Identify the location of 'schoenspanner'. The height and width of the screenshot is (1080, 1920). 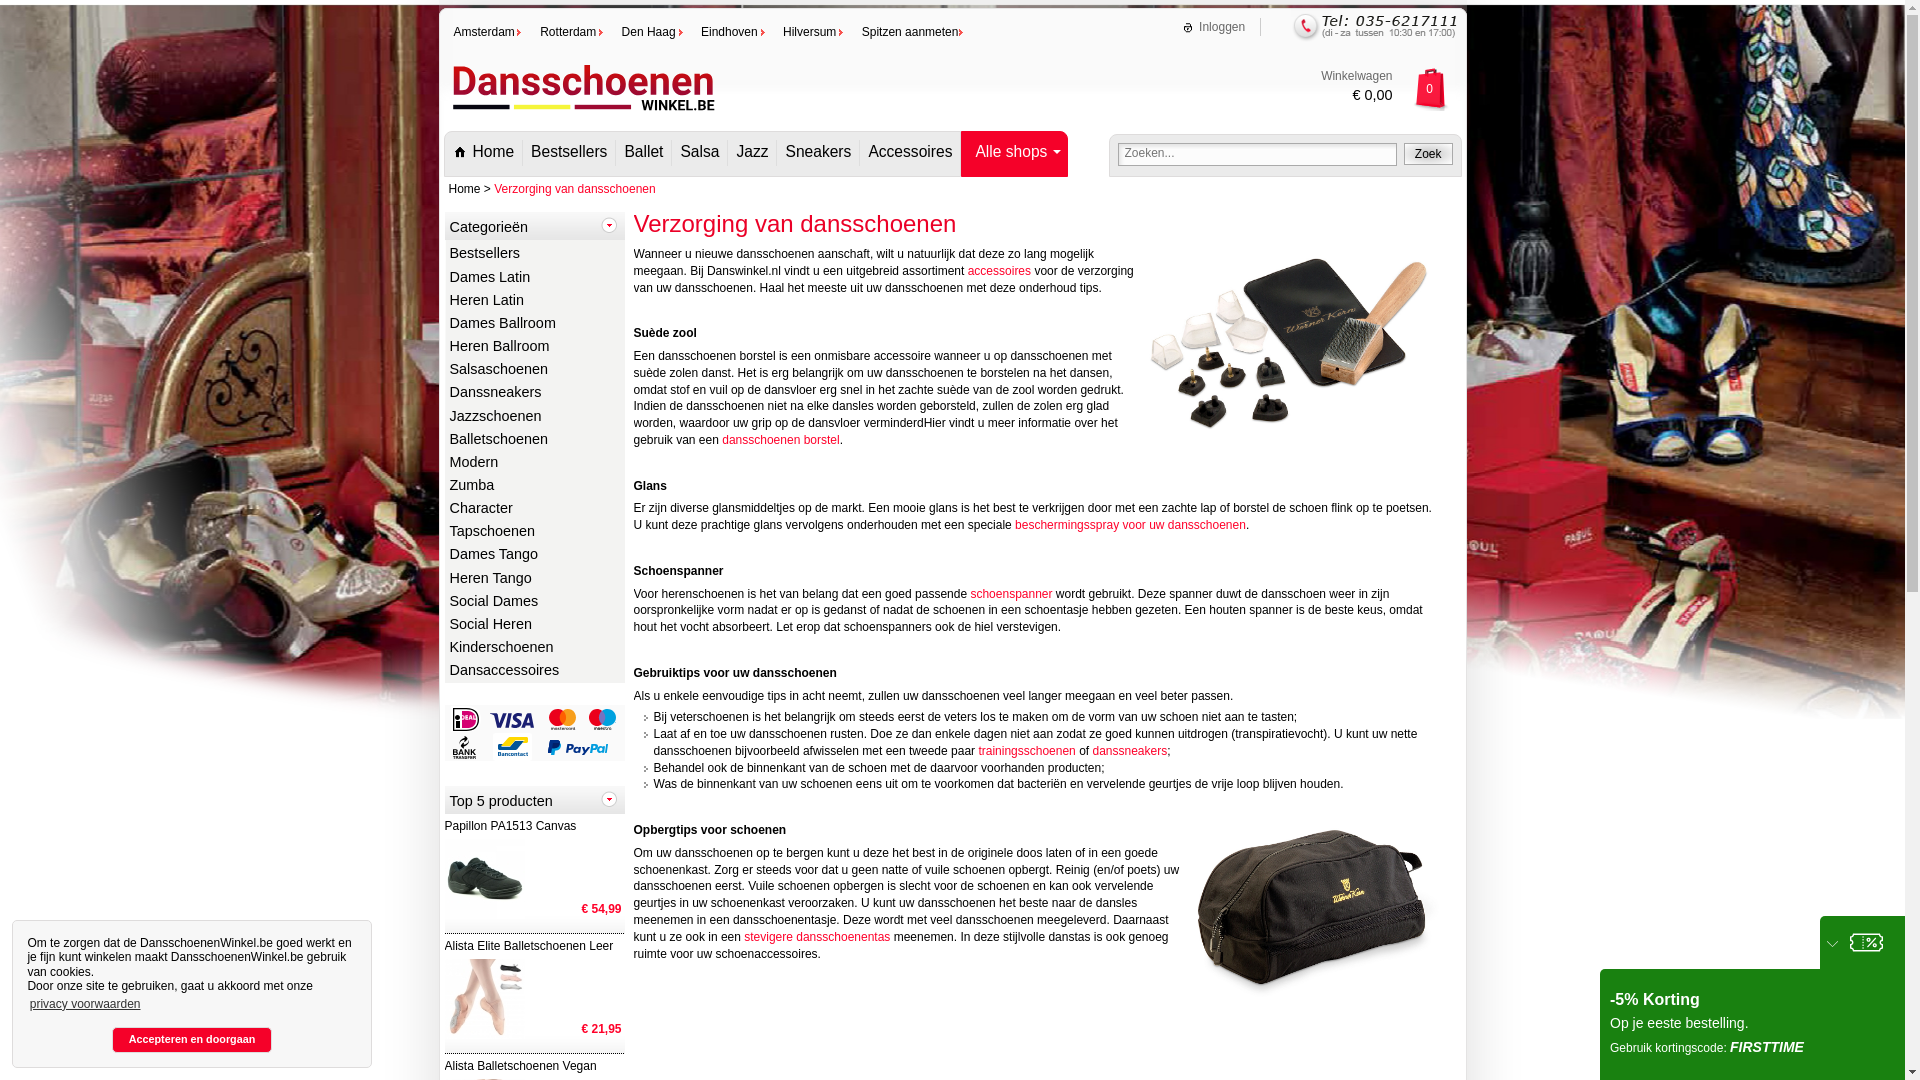
(1011, 593).